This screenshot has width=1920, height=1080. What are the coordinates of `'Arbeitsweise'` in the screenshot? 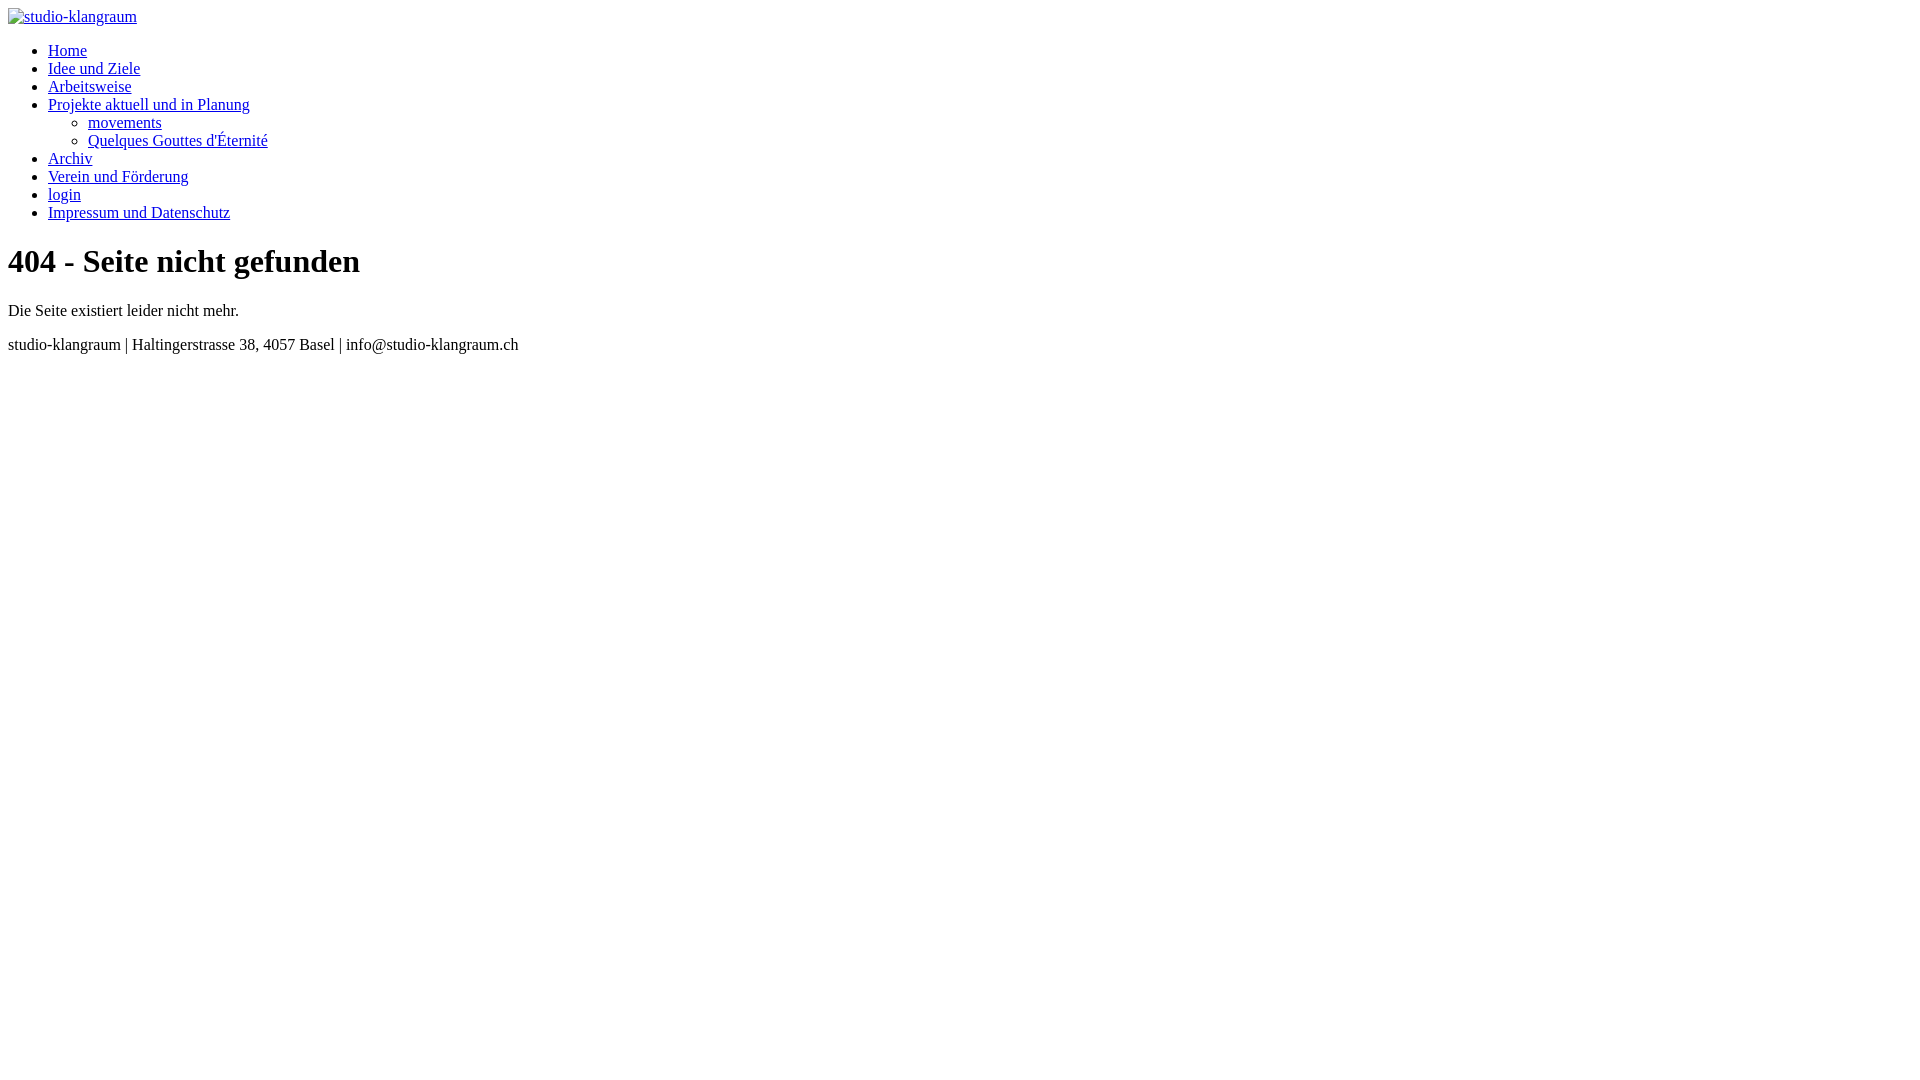 It's located at (48, 85).